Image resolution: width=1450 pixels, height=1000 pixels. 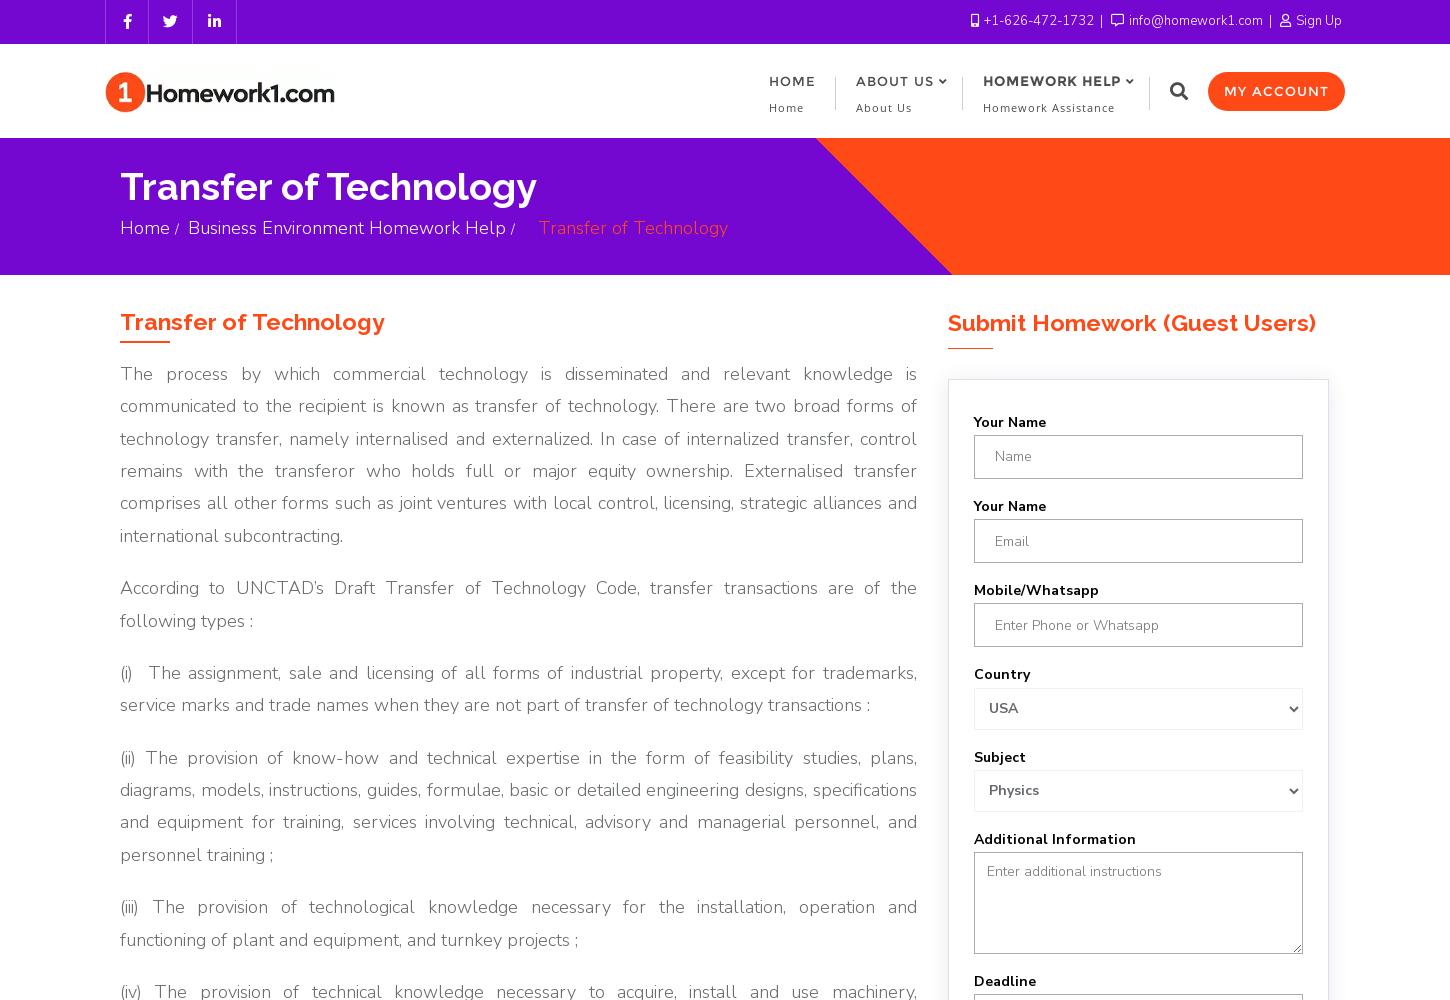 What do you see at coordinates (1038, 21) in the screenshot?
I see `'+1-626-472-1732'` at bounding box center [1038, 21].